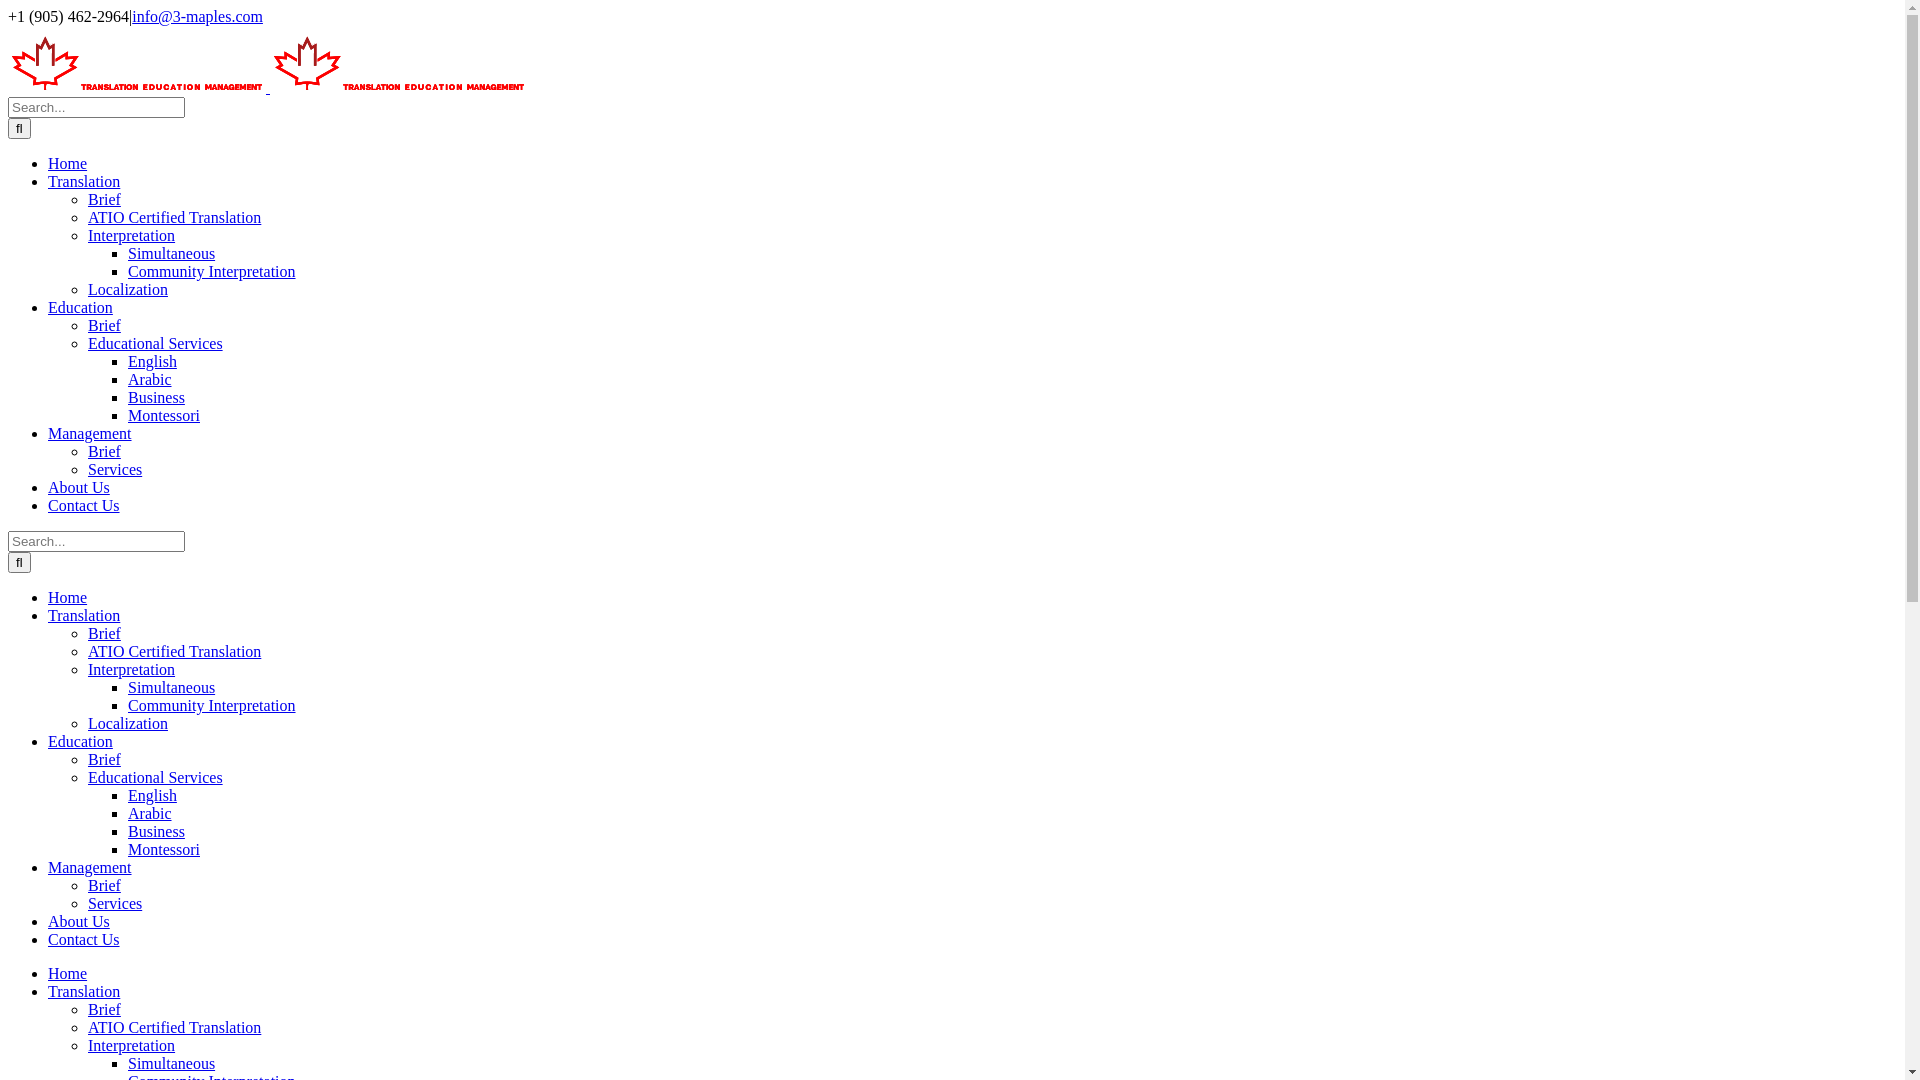 This screenshot has height=1080, width=1920. I want to click on 'Educational Services', so click(154, 776).